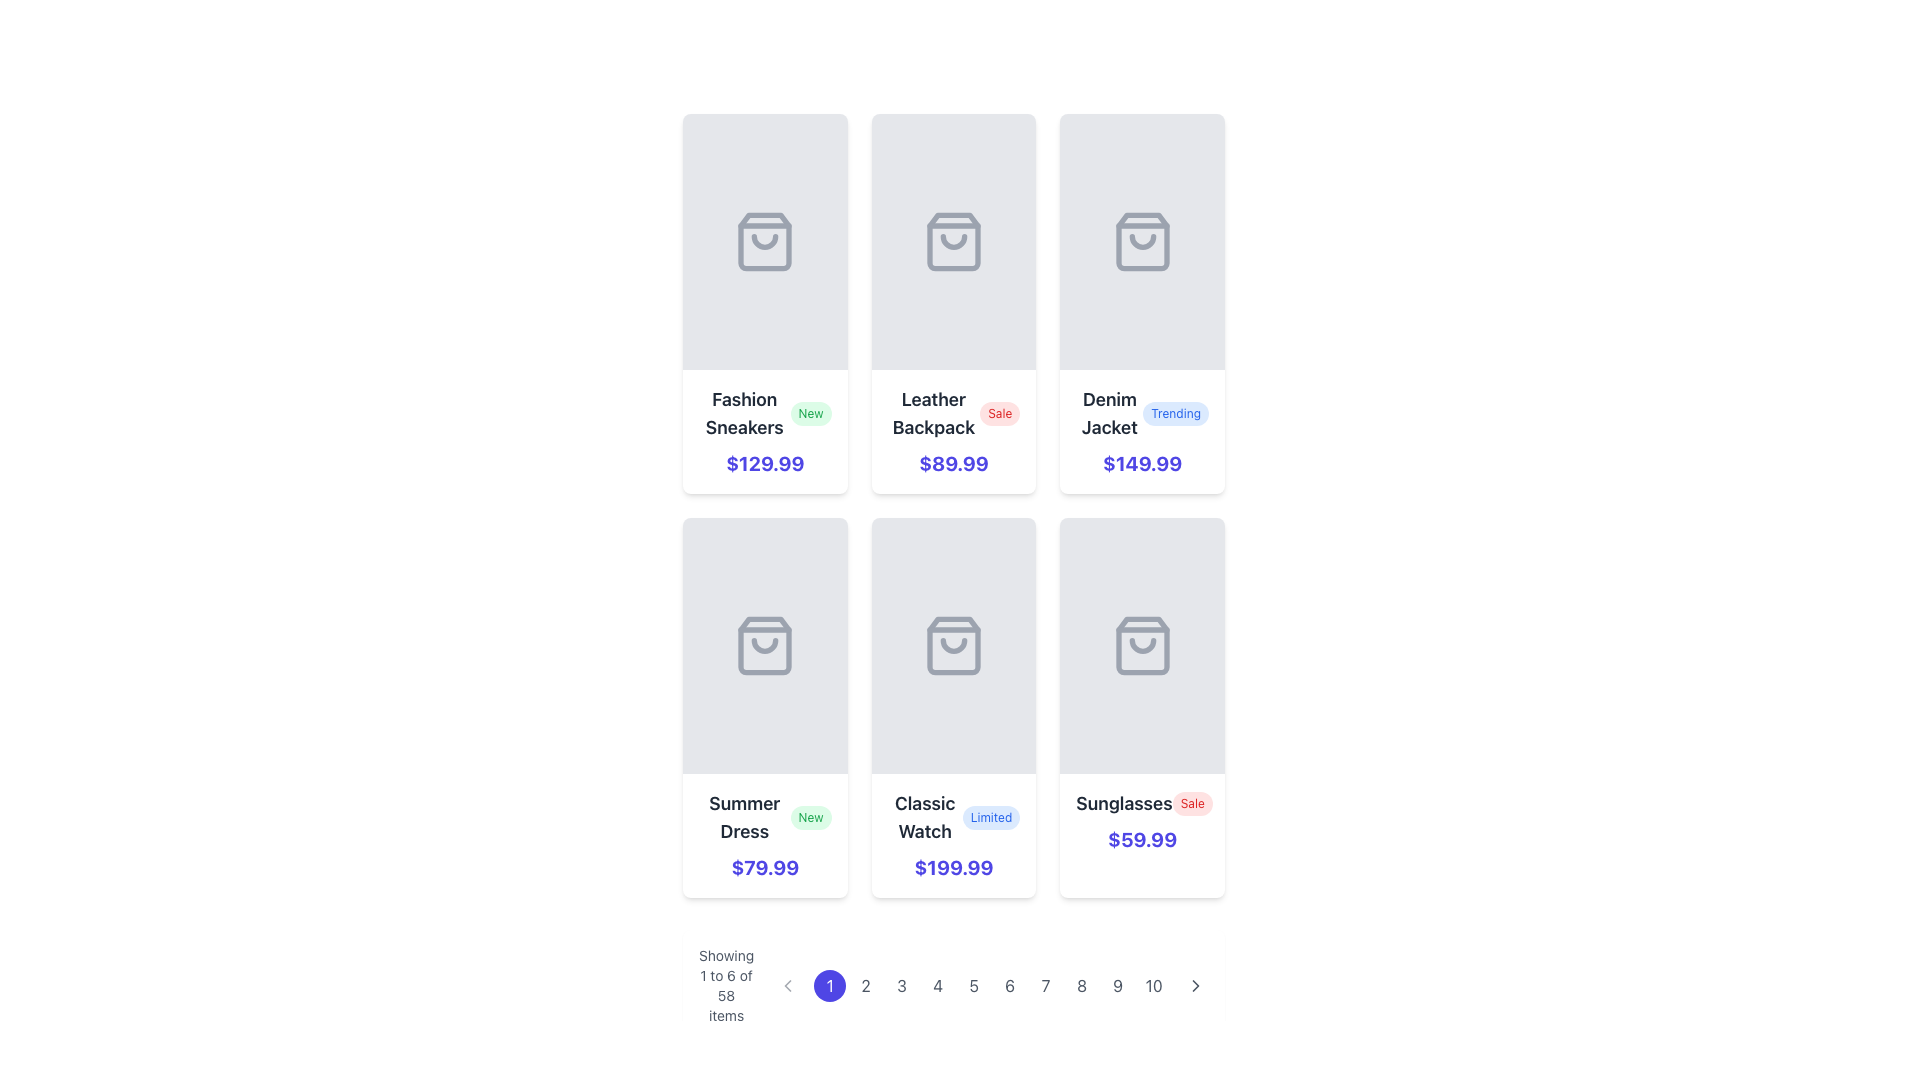 This screenshot has height=1080, width=1920. I want to click on the bold price text displaying '$149.99' in indigo color, located at the bottom-right of the product card for the 'Denim Jacket', so click(1142, 463).